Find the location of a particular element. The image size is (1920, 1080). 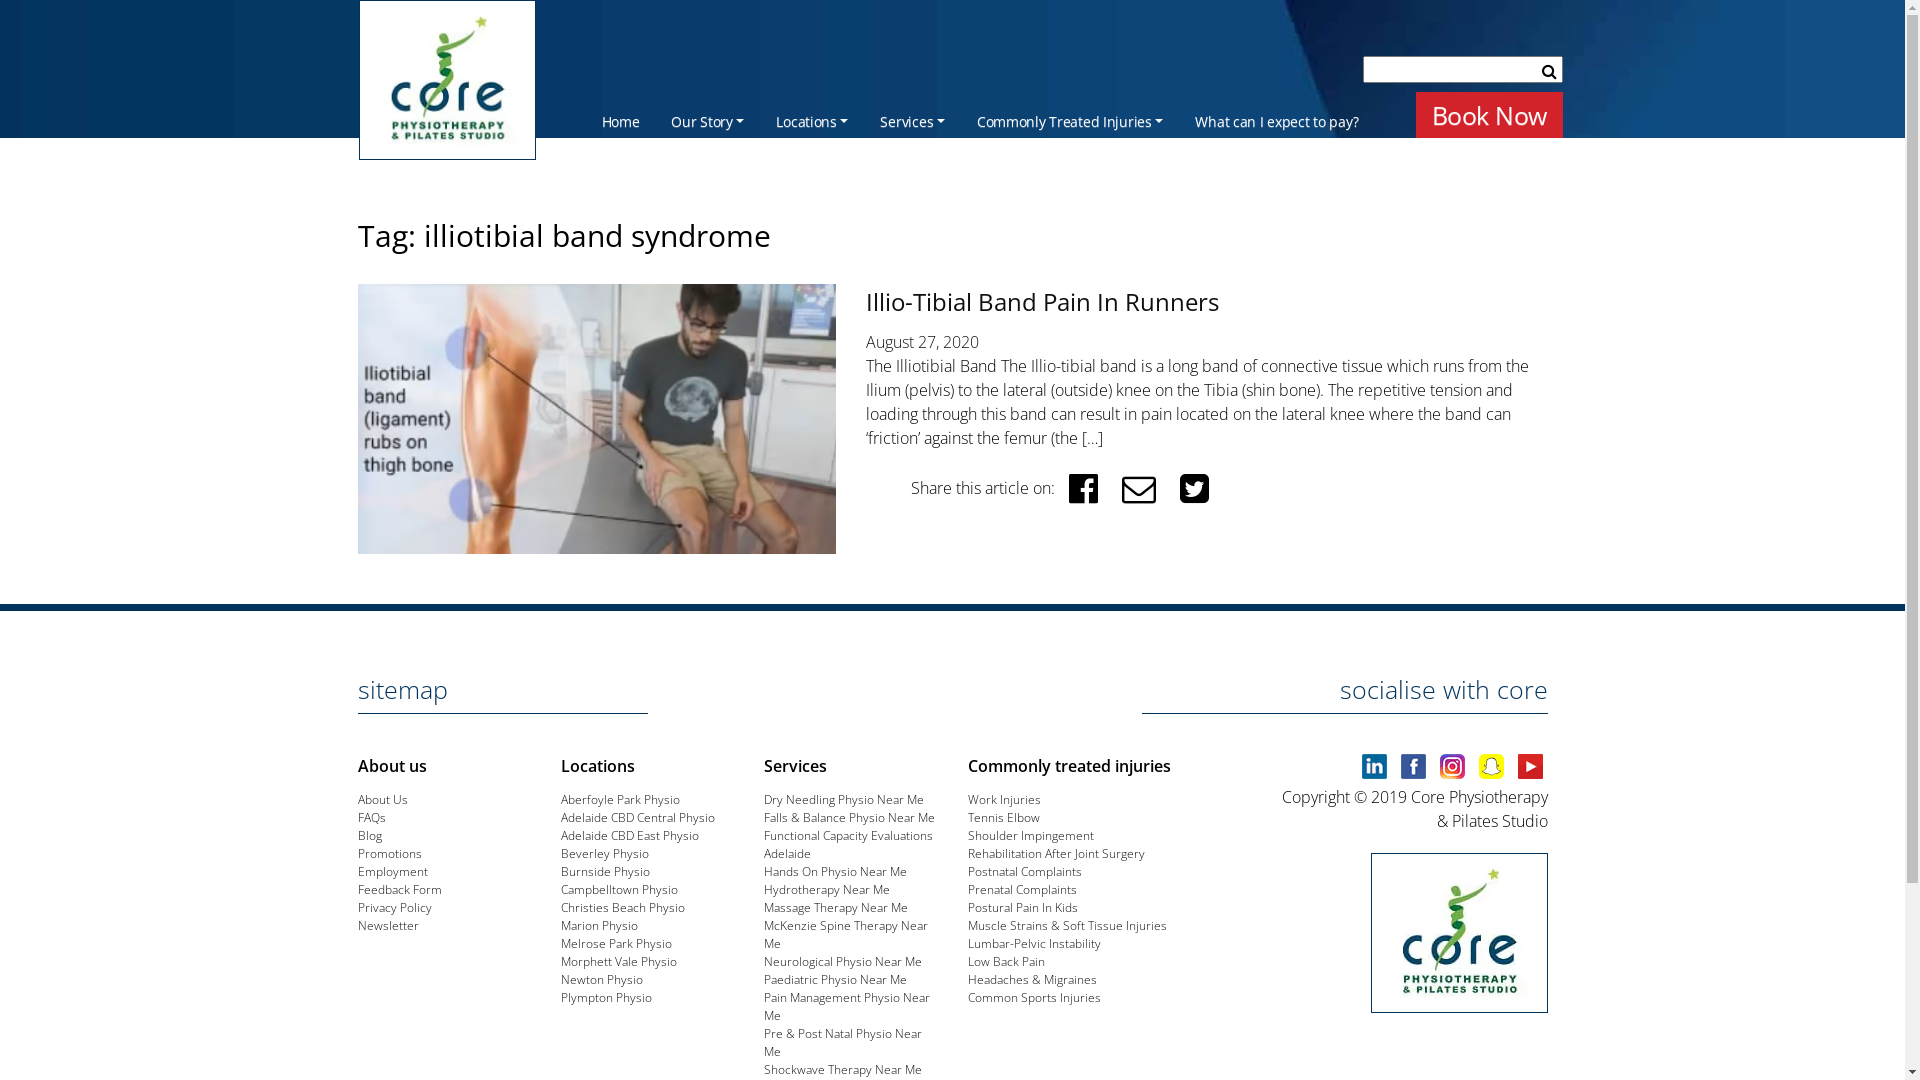

'Employment' is located at coordinates (393, 870).